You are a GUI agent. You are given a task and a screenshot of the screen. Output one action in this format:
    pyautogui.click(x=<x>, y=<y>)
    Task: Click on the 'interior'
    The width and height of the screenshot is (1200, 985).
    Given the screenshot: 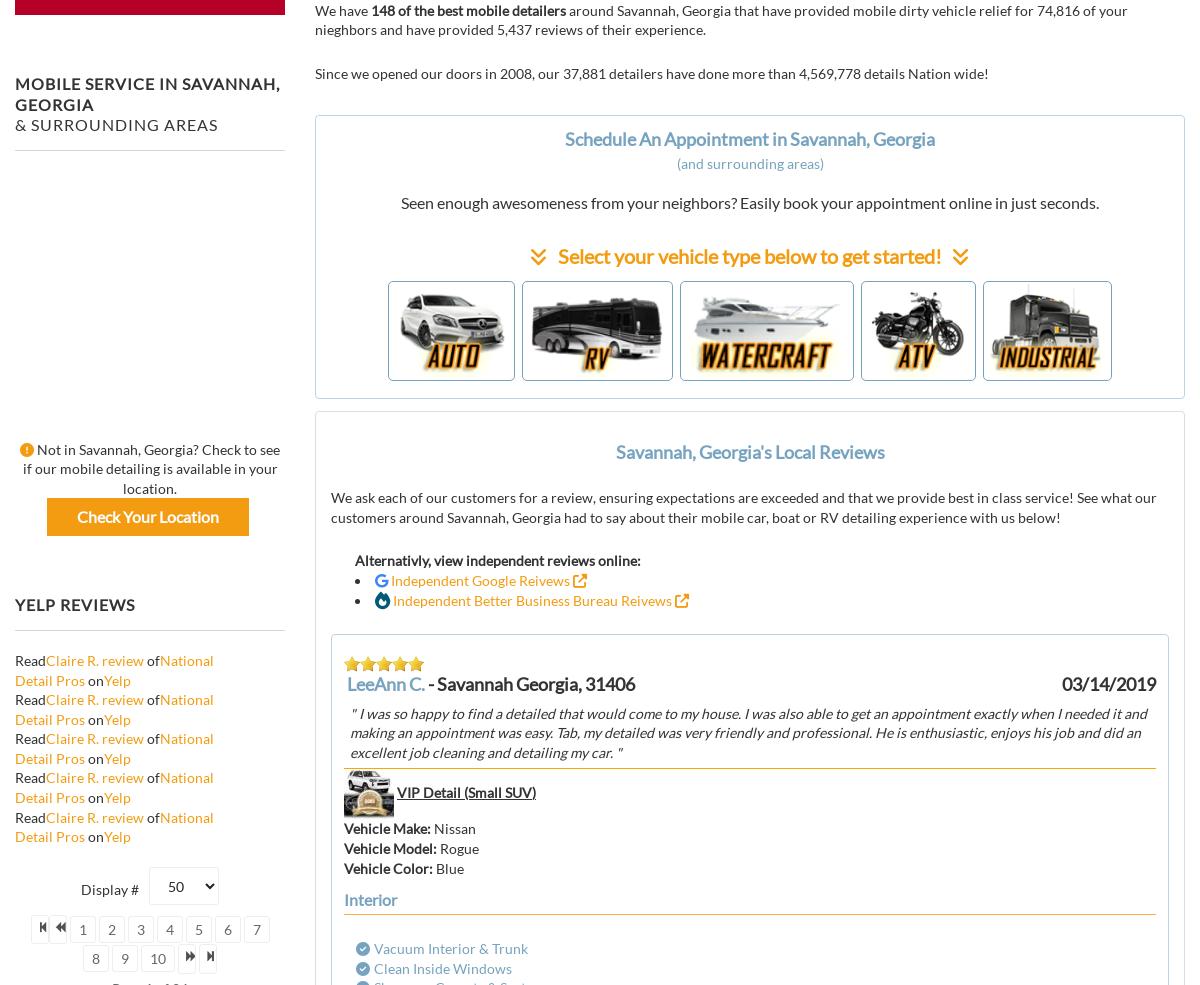 What is the action you would take?
    pyautogui.click(x=370, y=899)
    